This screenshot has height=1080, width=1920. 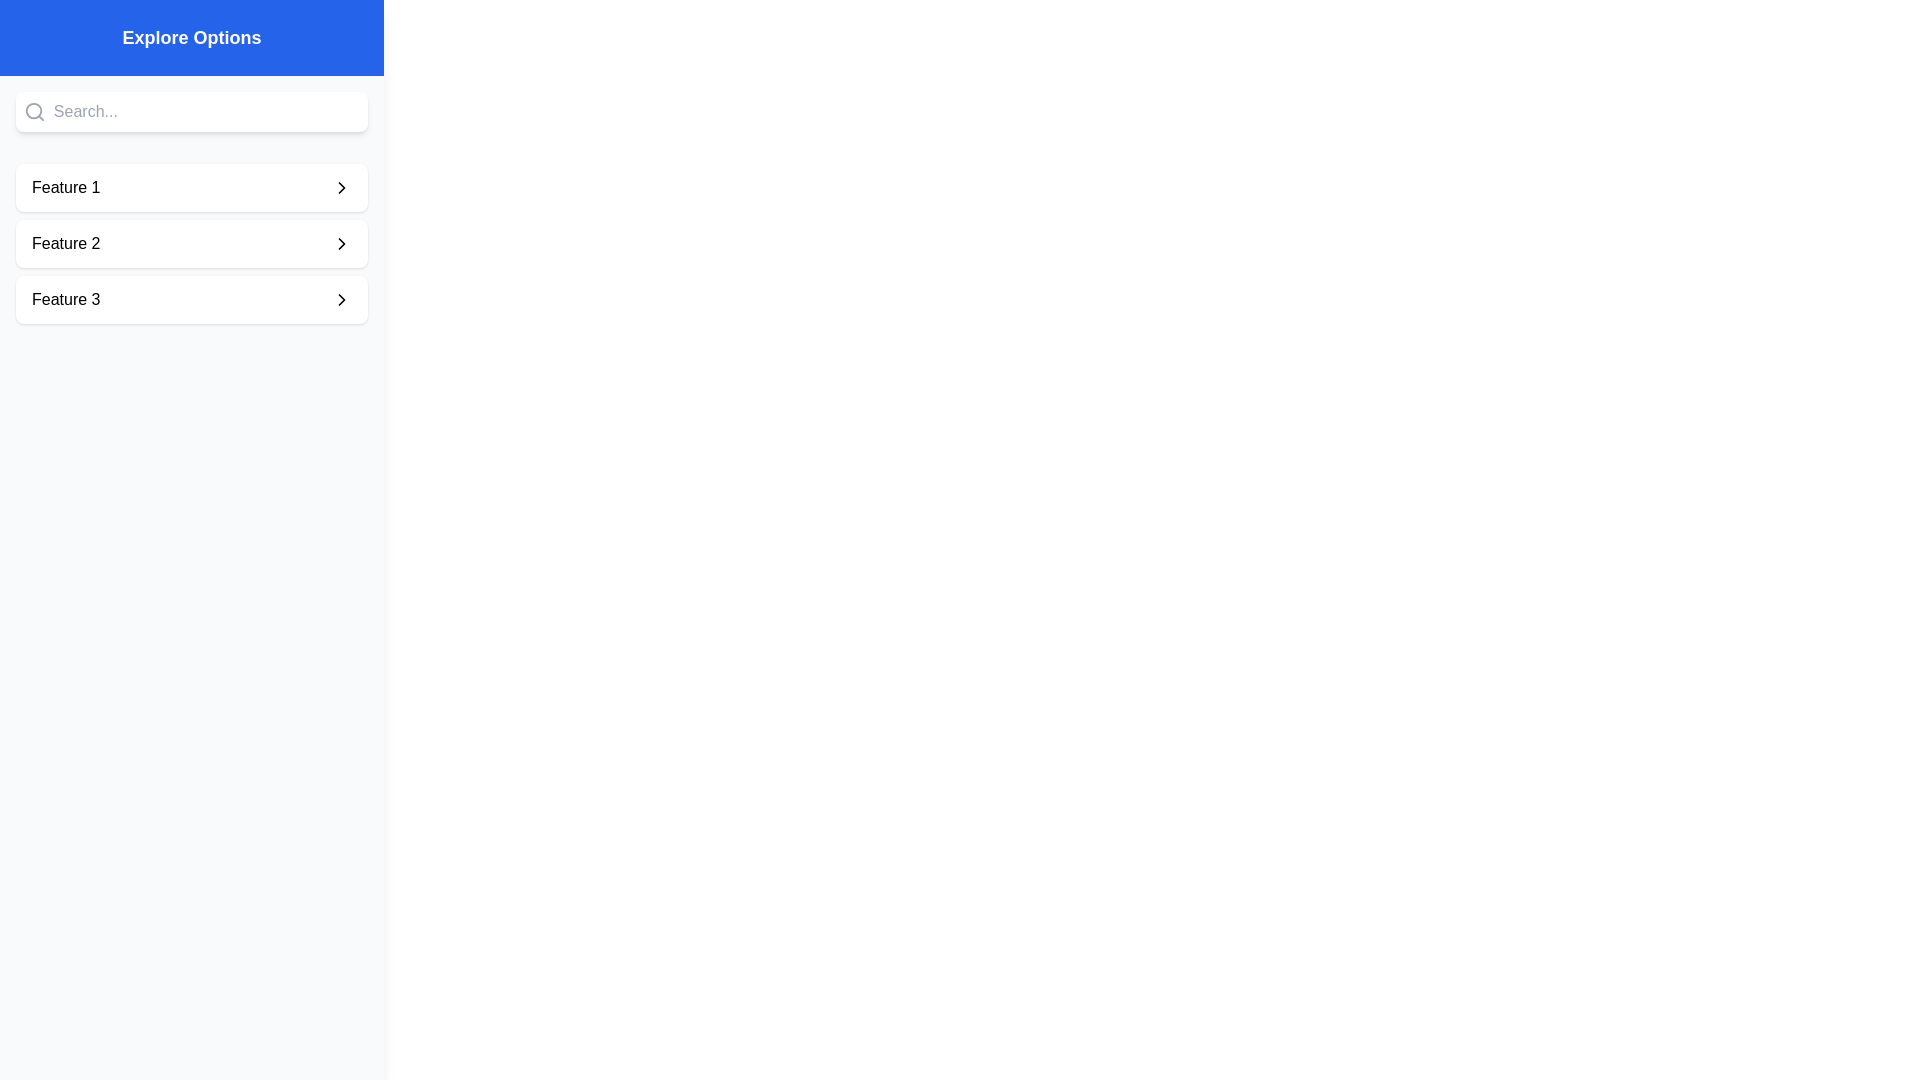 What do you see at coordinates (192, 300) in the screenshot?
I see `the button corresponding to Feature 3` at bounding box center [192, 300].